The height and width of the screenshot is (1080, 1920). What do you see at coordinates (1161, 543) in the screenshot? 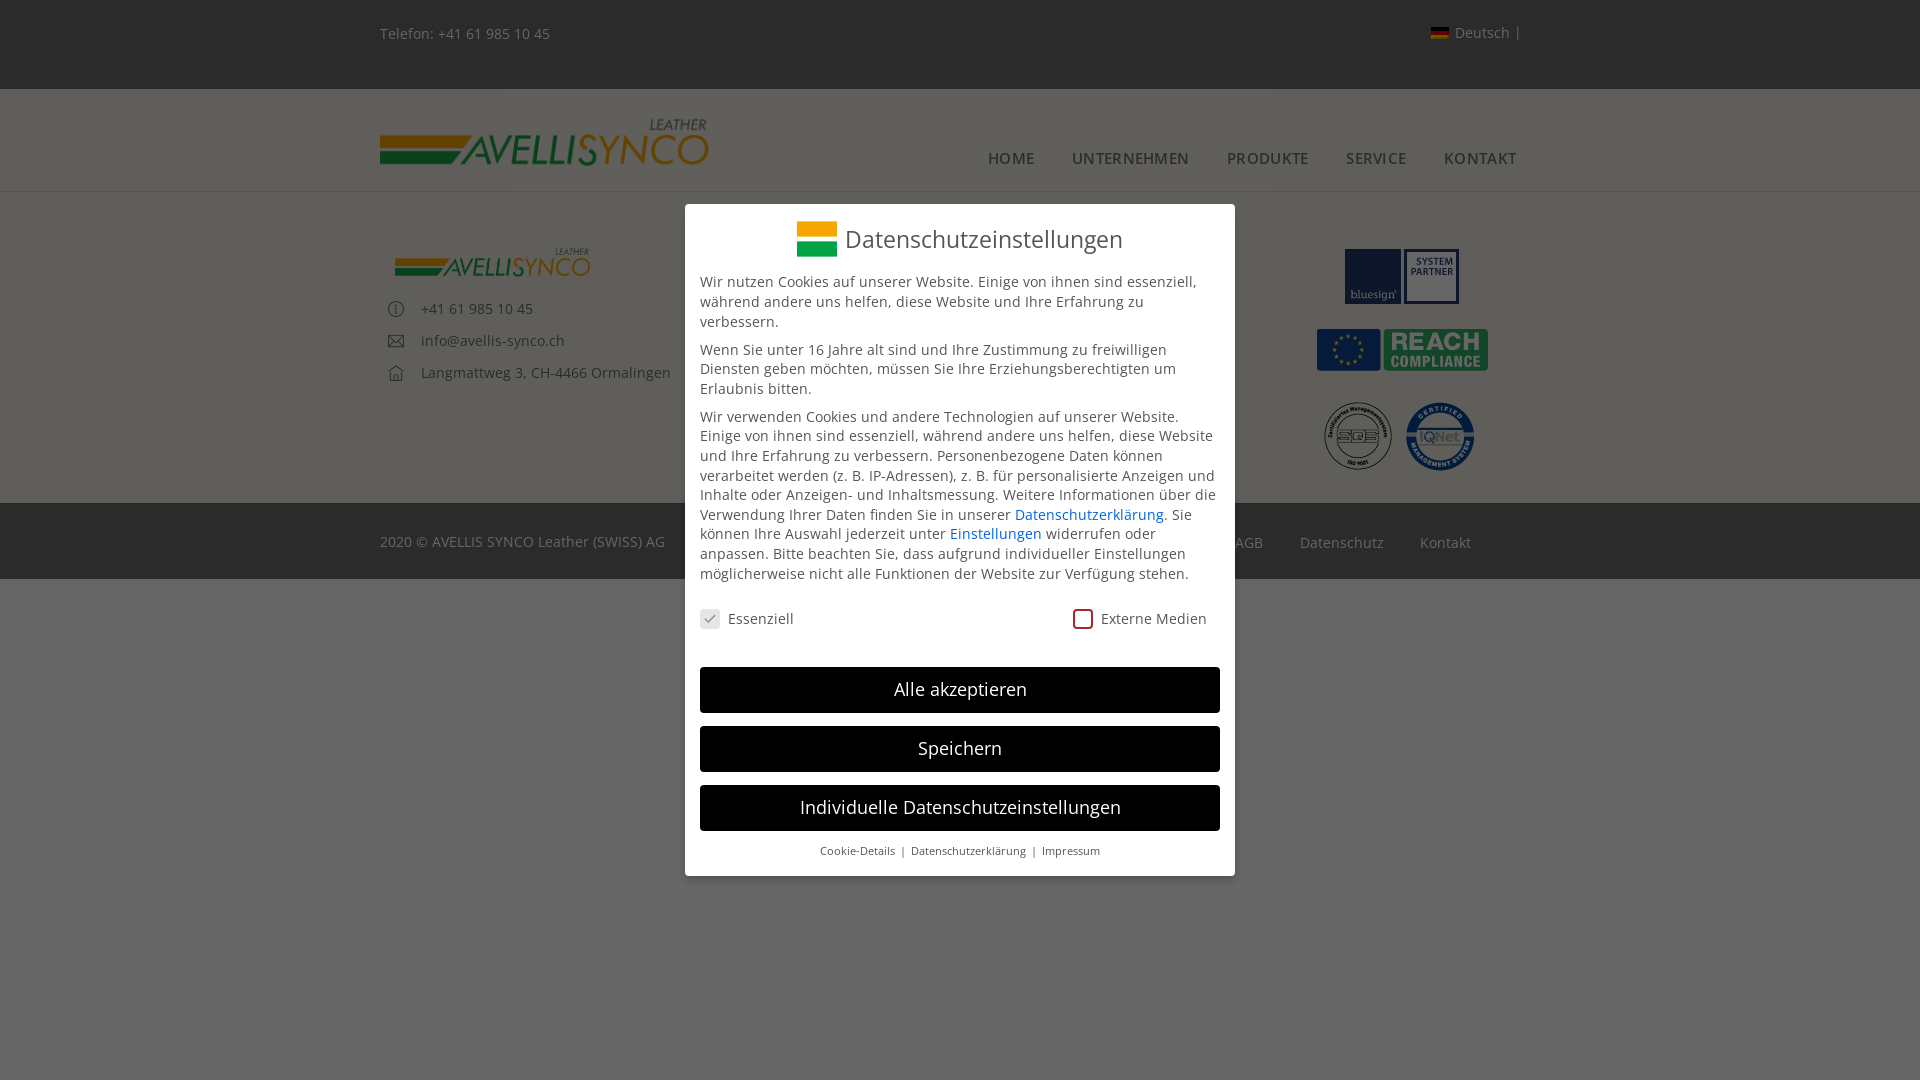
I see `'Impressum'` at bounding box center [1161, 543].